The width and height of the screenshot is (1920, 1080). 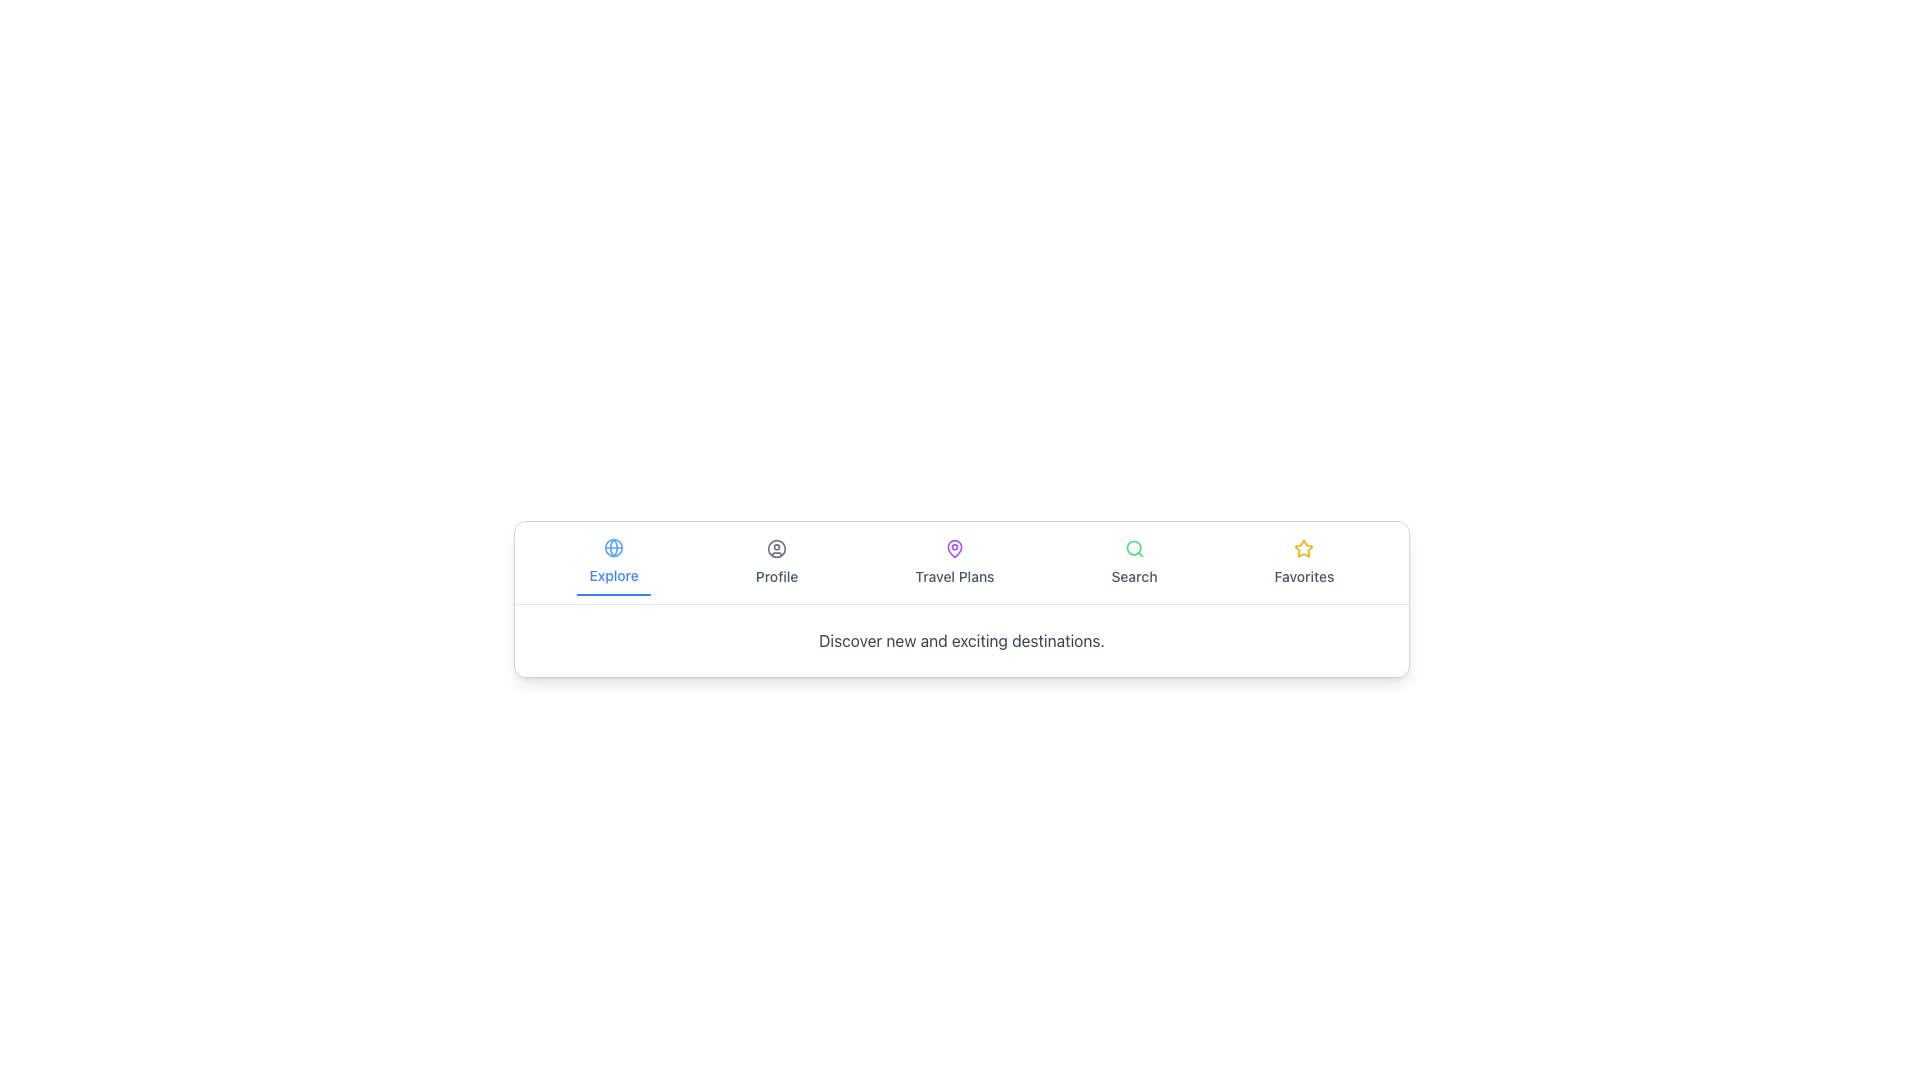 I want to click on the navigation button for travel plans, which is the third element from the left in the navigation bar, so click(x=954, y=563).